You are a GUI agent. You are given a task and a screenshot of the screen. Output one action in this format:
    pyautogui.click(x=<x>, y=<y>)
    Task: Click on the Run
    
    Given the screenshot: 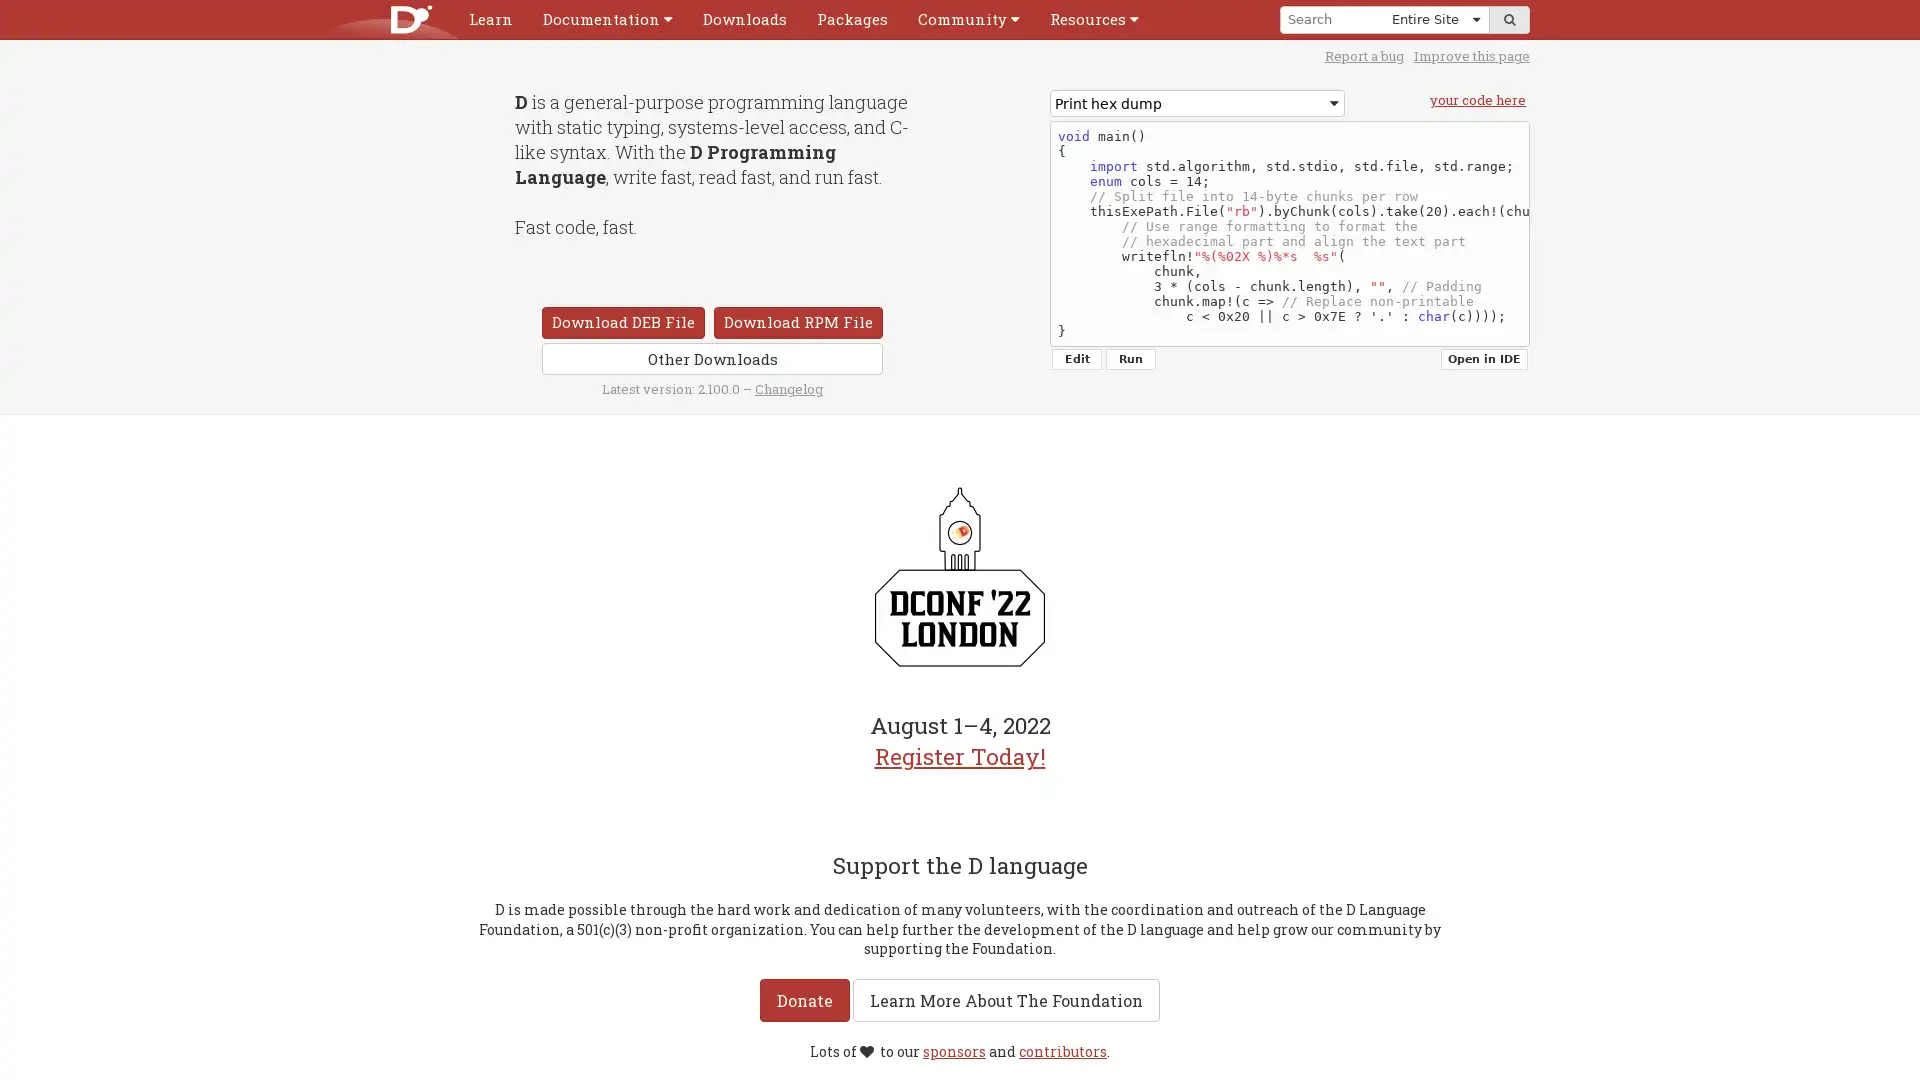 What is the action you would take?
    pyautogui.click(x=1131, y=358)
    